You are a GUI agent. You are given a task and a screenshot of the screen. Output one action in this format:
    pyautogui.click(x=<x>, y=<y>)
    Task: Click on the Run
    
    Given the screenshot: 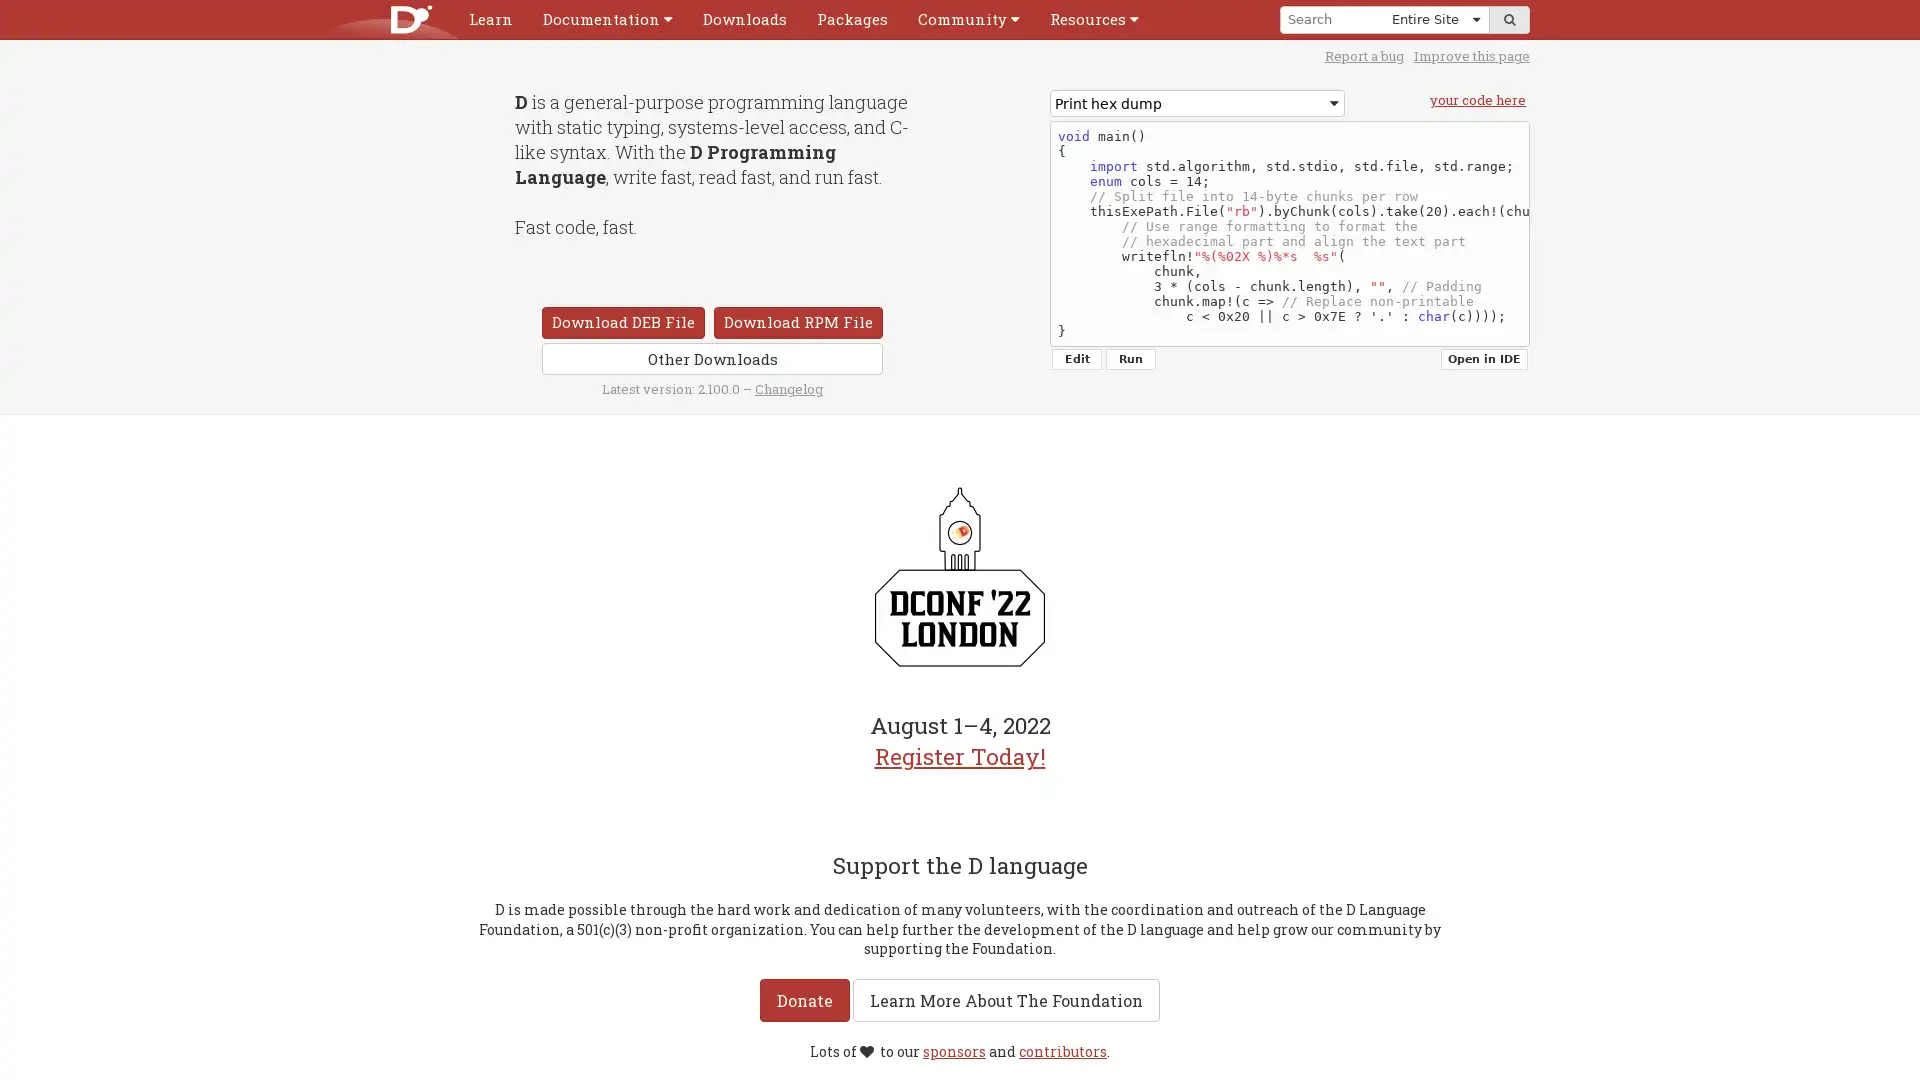 What is the action you would take?
    pyautogui.click(x=1131, y=358)
    